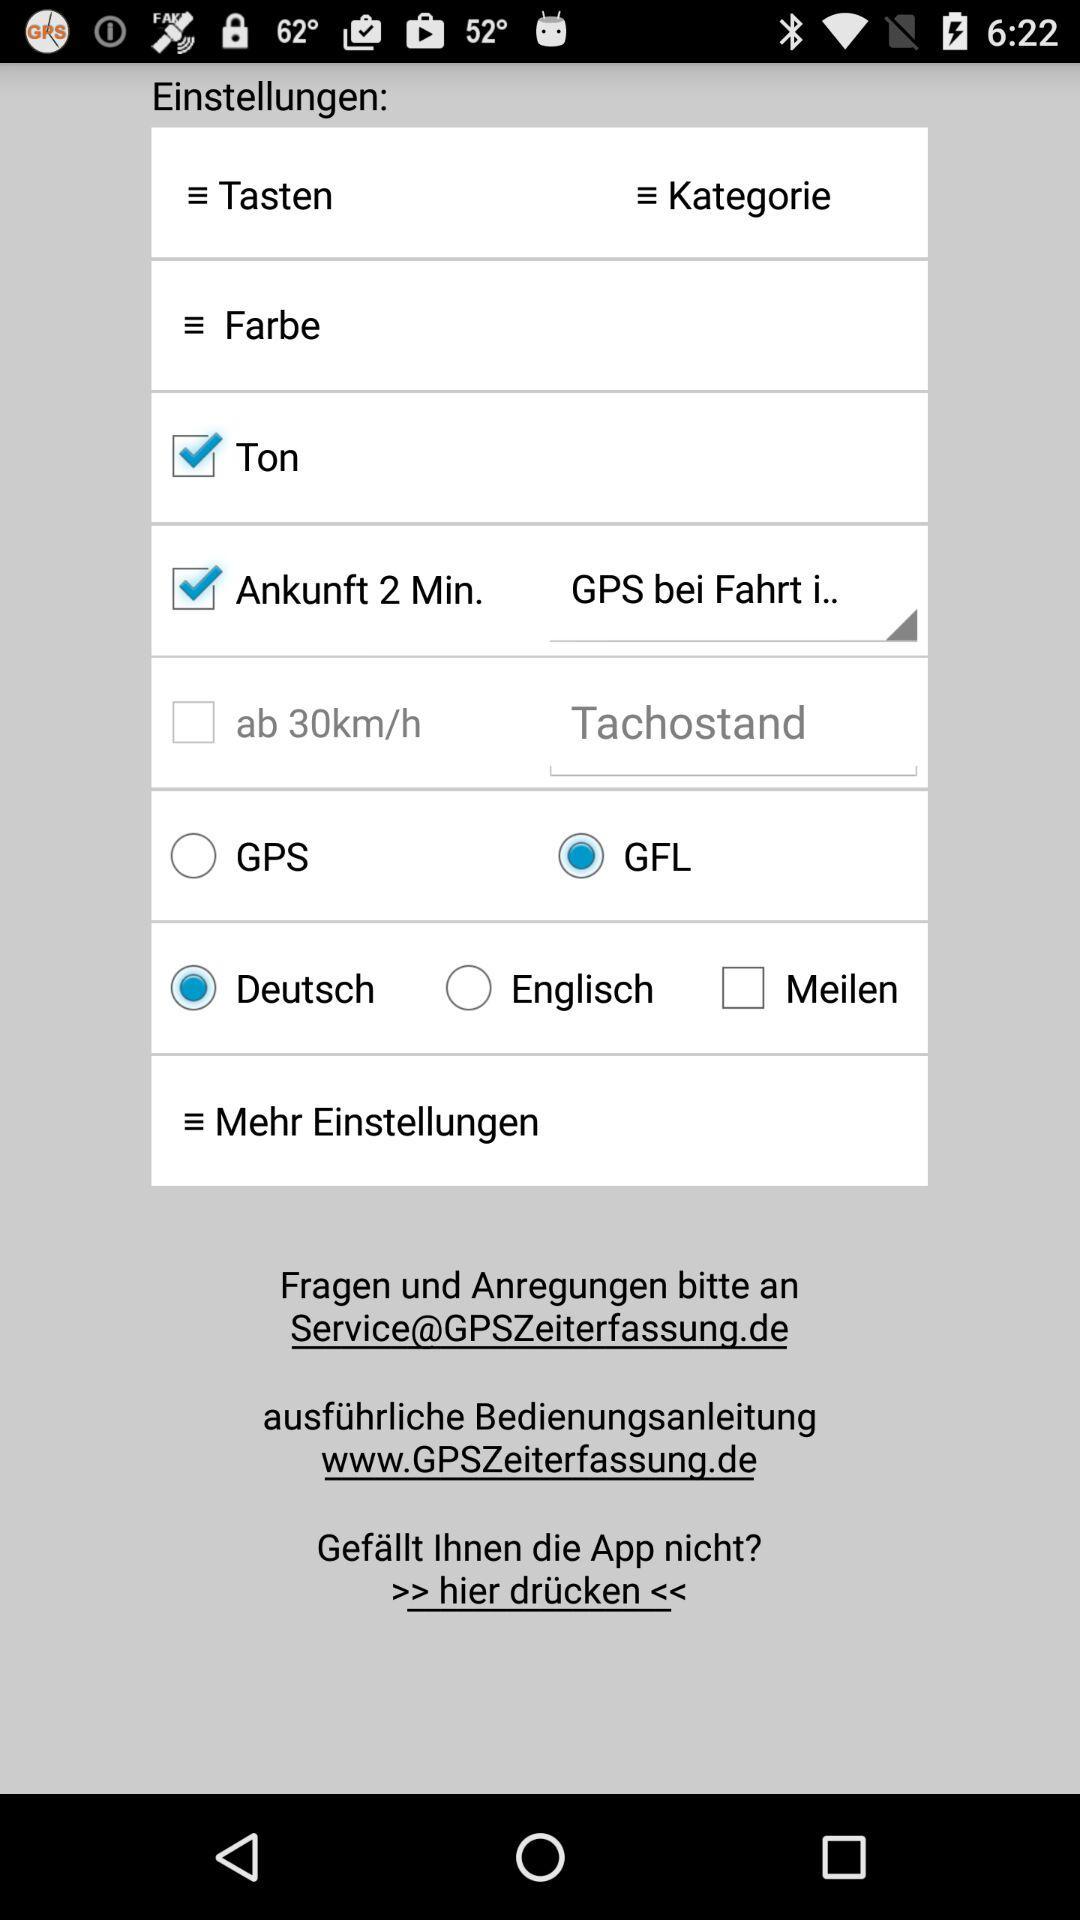 This screenshot has width=1080, height=1920. Describe the element at coordinates (814, 987) in the screenshot. I see `the meilen item` at that location.